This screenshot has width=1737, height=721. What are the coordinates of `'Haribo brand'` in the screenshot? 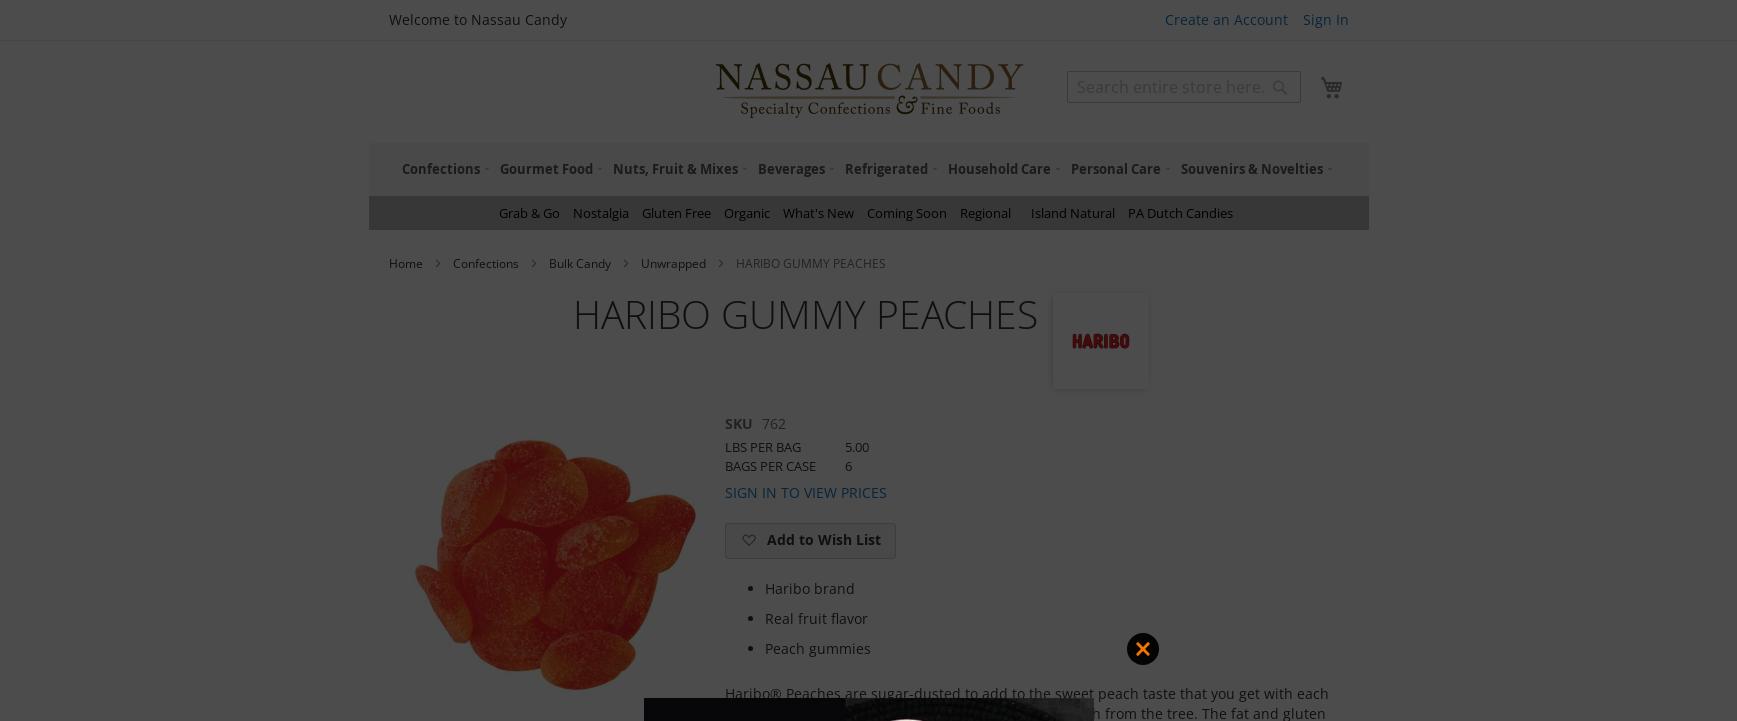 It's located at (807, 587).